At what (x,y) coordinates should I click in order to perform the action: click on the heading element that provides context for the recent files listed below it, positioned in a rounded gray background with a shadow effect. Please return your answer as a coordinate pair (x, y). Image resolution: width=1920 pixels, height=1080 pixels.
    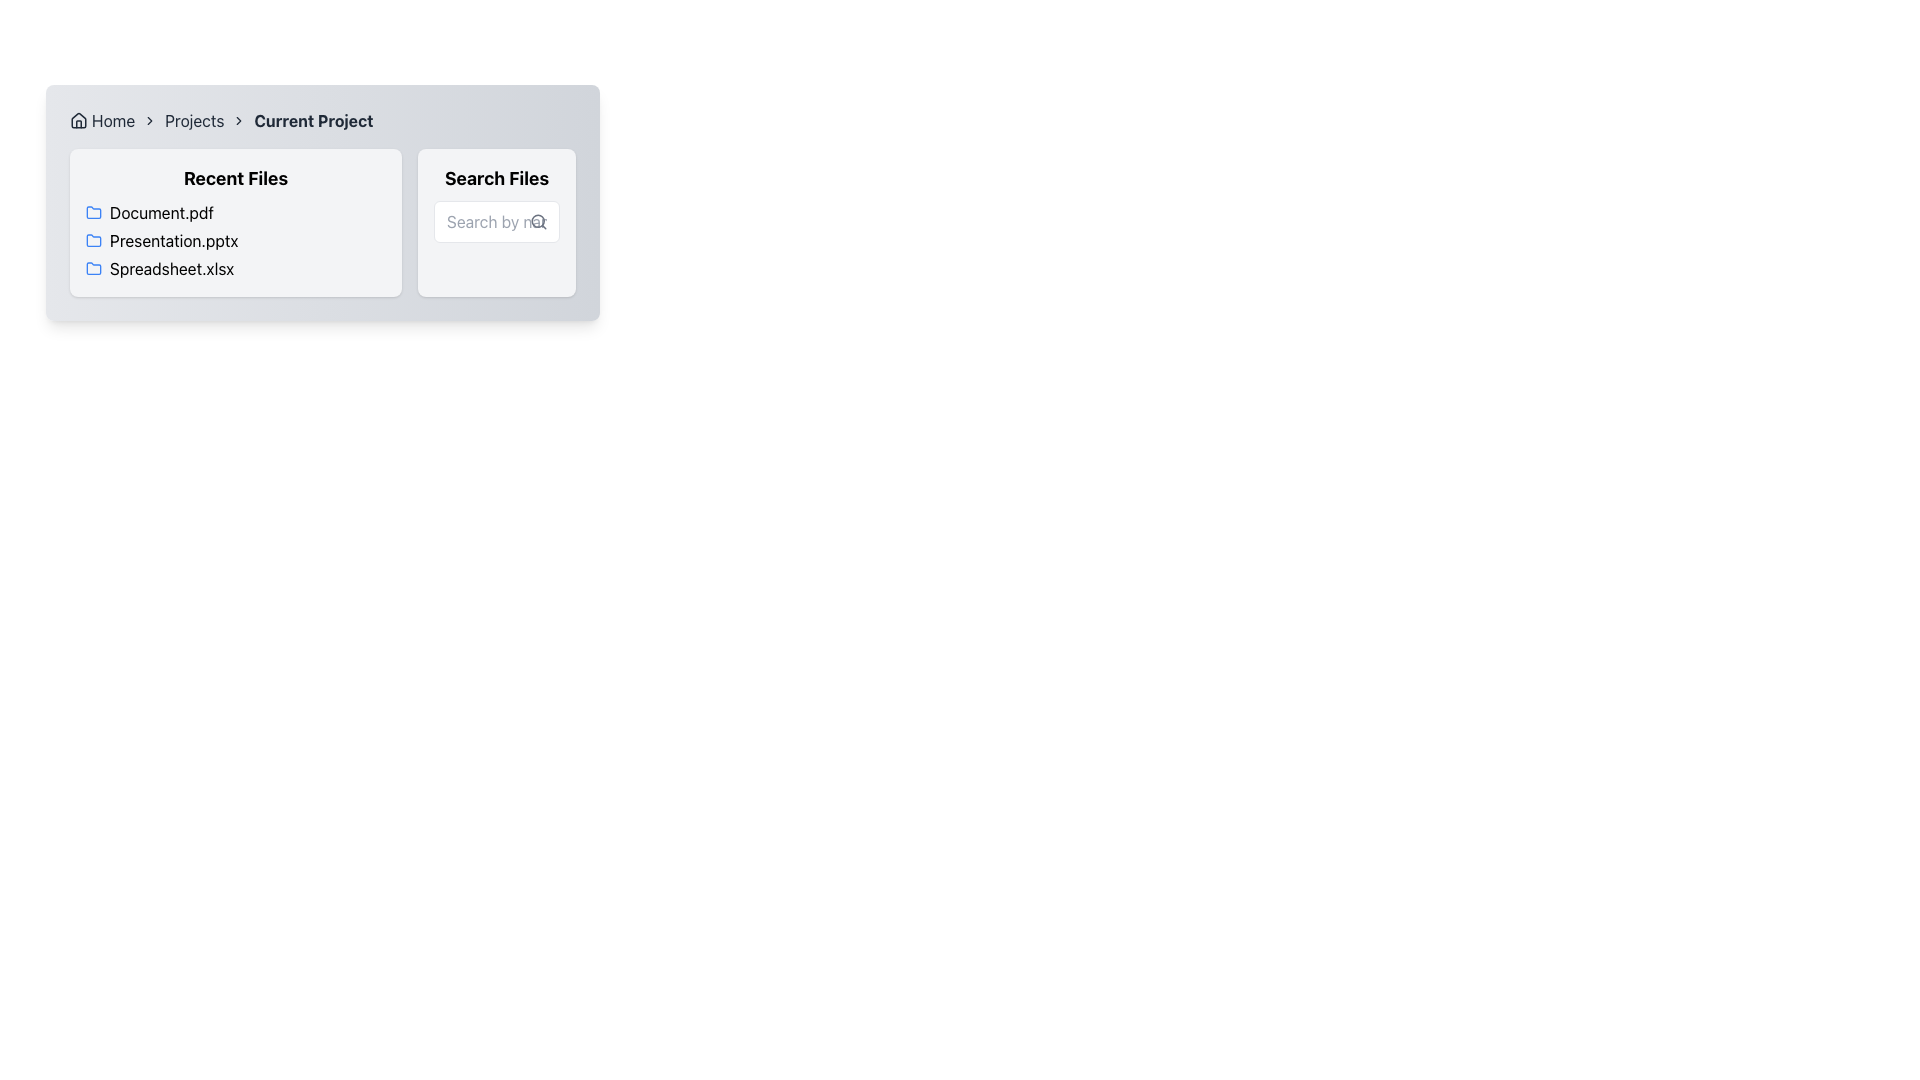
    Looking at the image, I should click on (235, 177).